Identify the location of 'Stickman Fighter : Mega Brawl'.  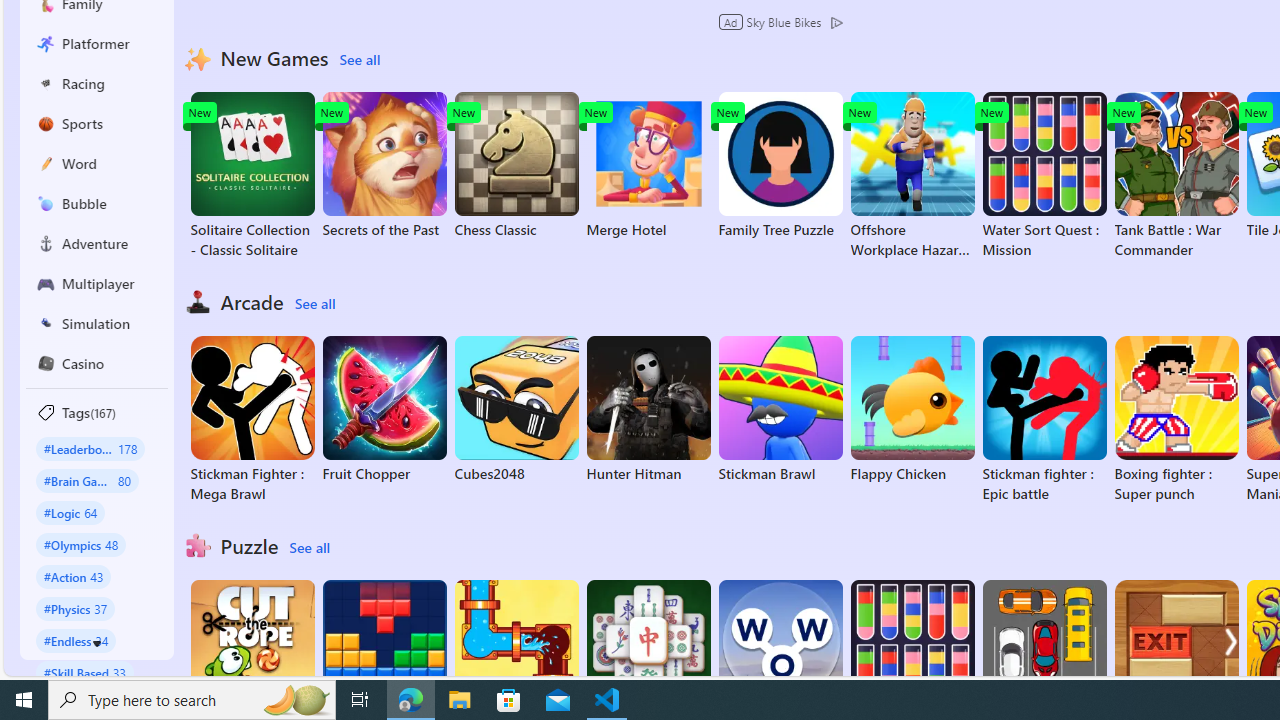
(251, 419).